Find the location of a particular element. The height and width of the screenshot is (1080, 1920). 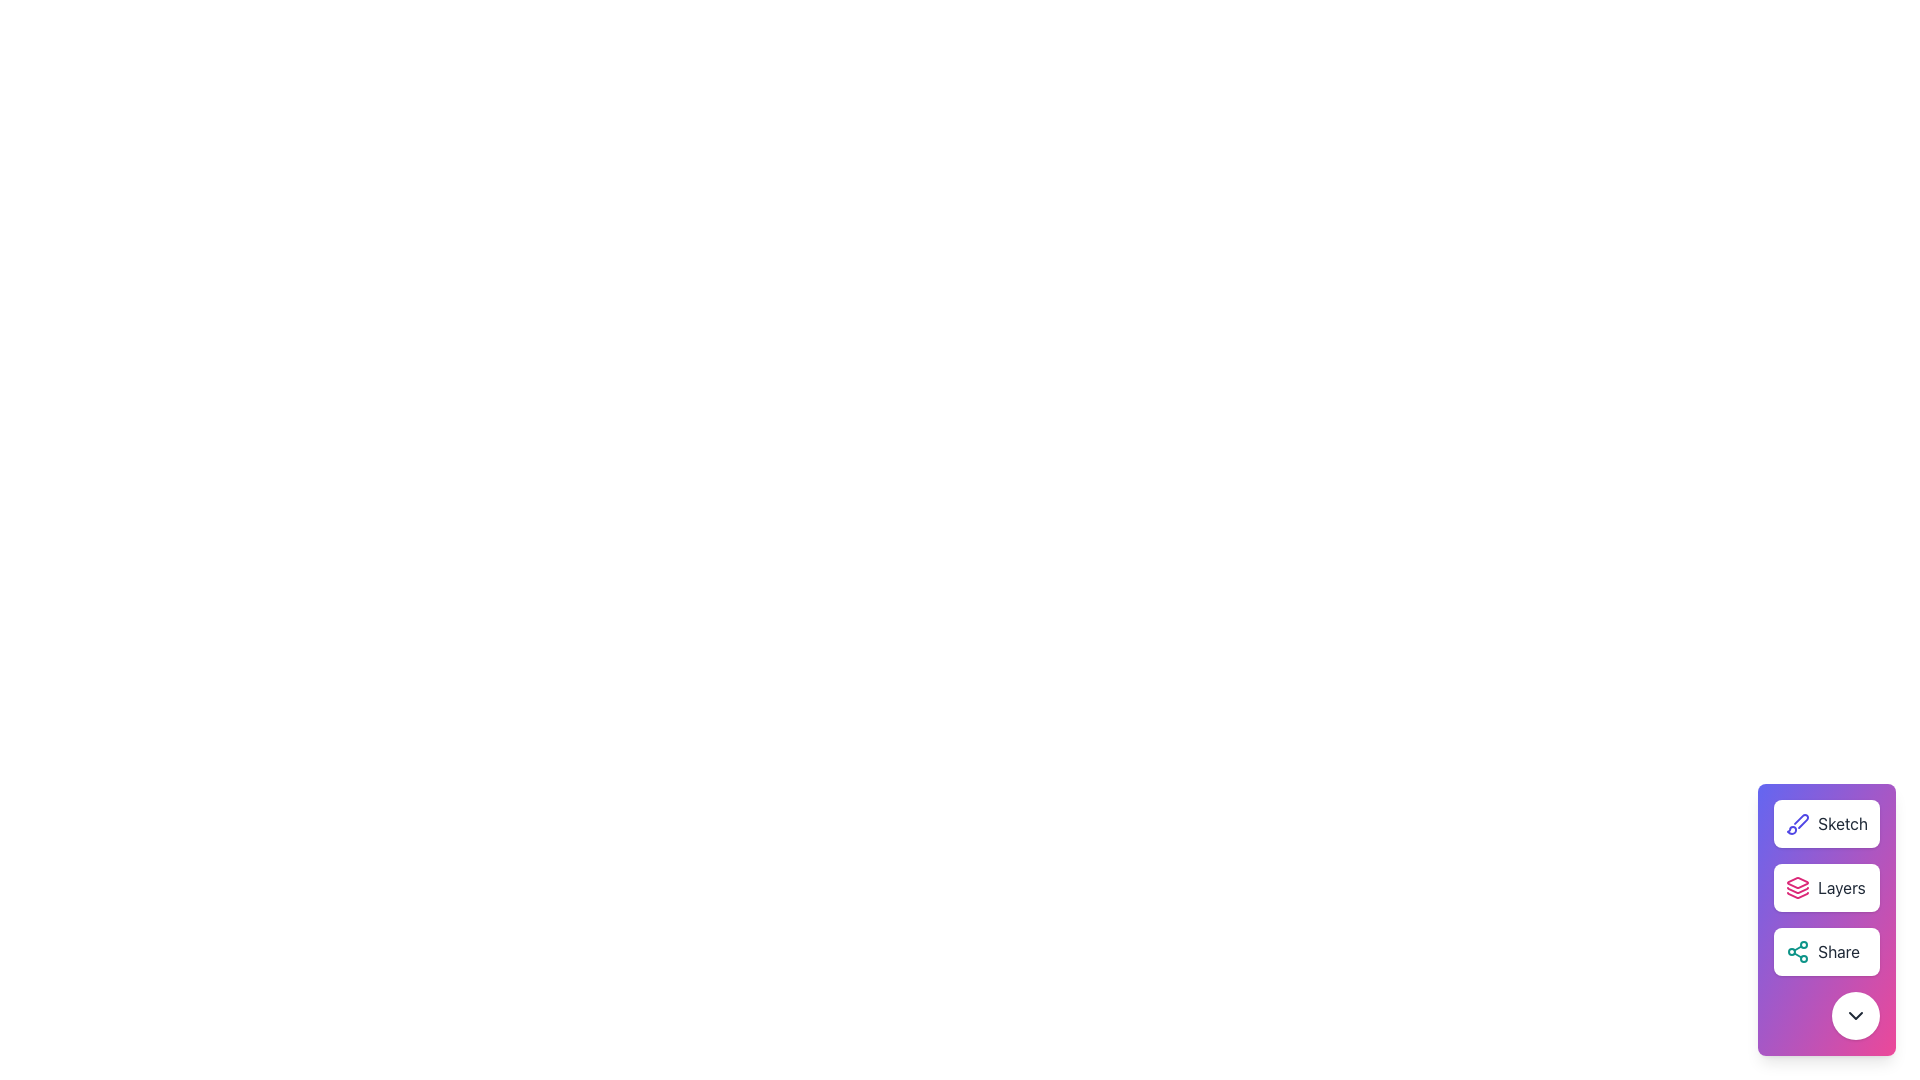

the middle pink icon in the vertical toolbar located near the center-right of the interface is located at coordinates (1798, 889).